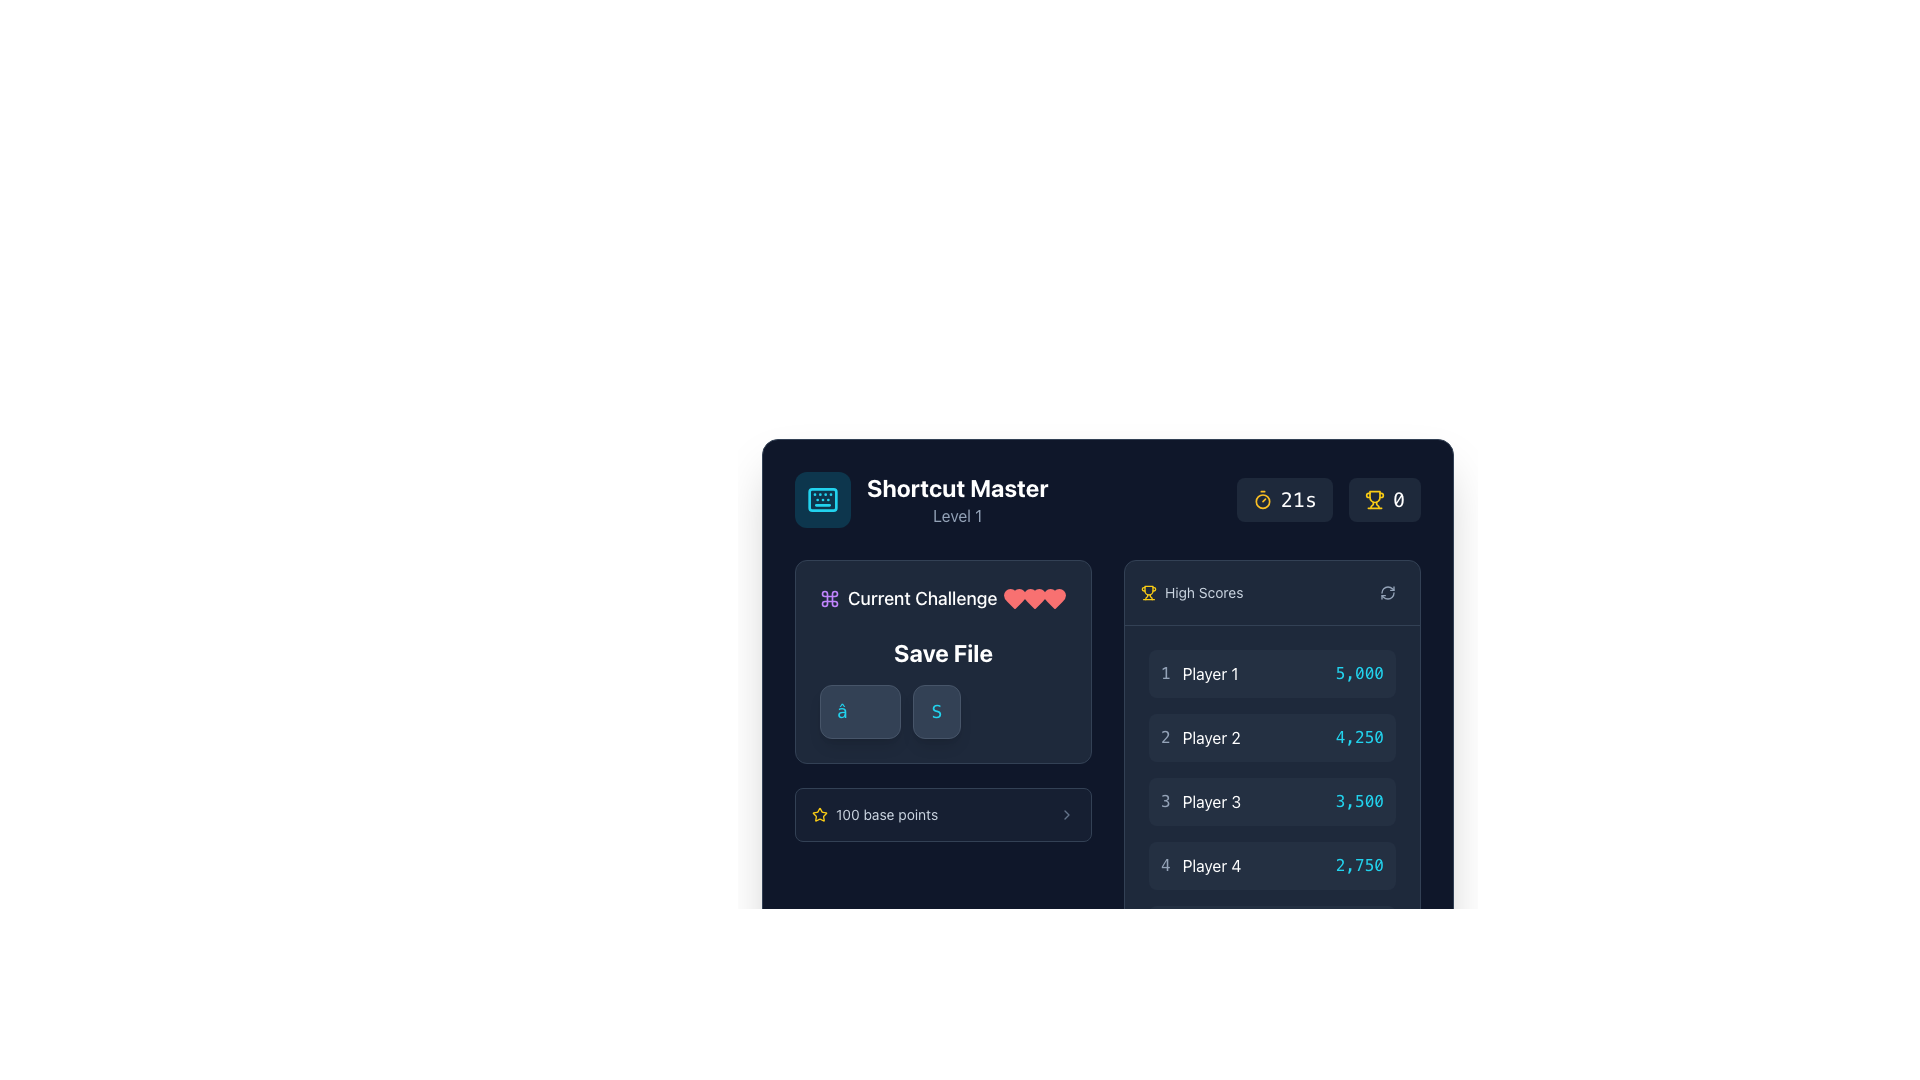 This screenshot has width=1920, height=1080. Describe the element at coordinates (1035, 597) in the screenshot. I see `the third heart icon from the left in the set of five hearts beside the 'Current Challenge' text in the left panel` at that location.